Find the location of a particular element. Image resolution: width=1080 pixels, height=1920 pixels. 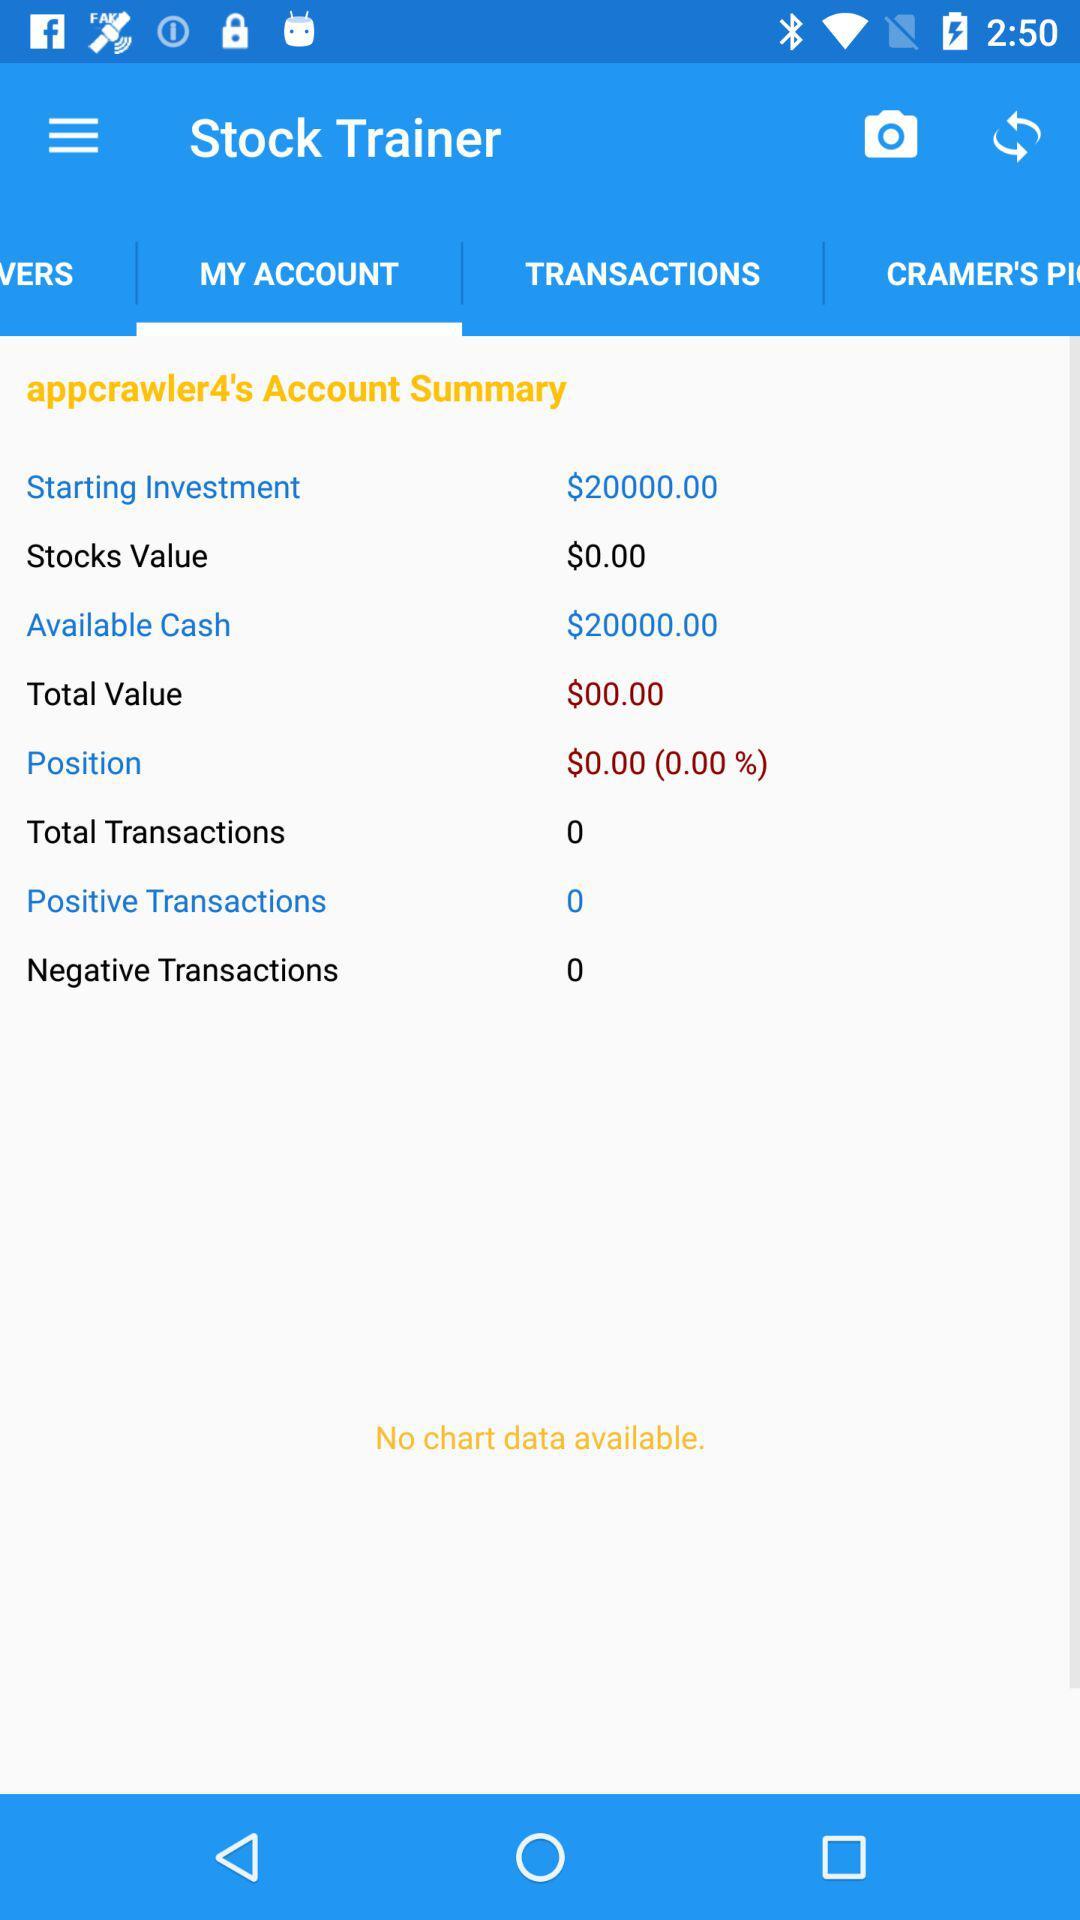

the my account is located at coordinates (299, 272).